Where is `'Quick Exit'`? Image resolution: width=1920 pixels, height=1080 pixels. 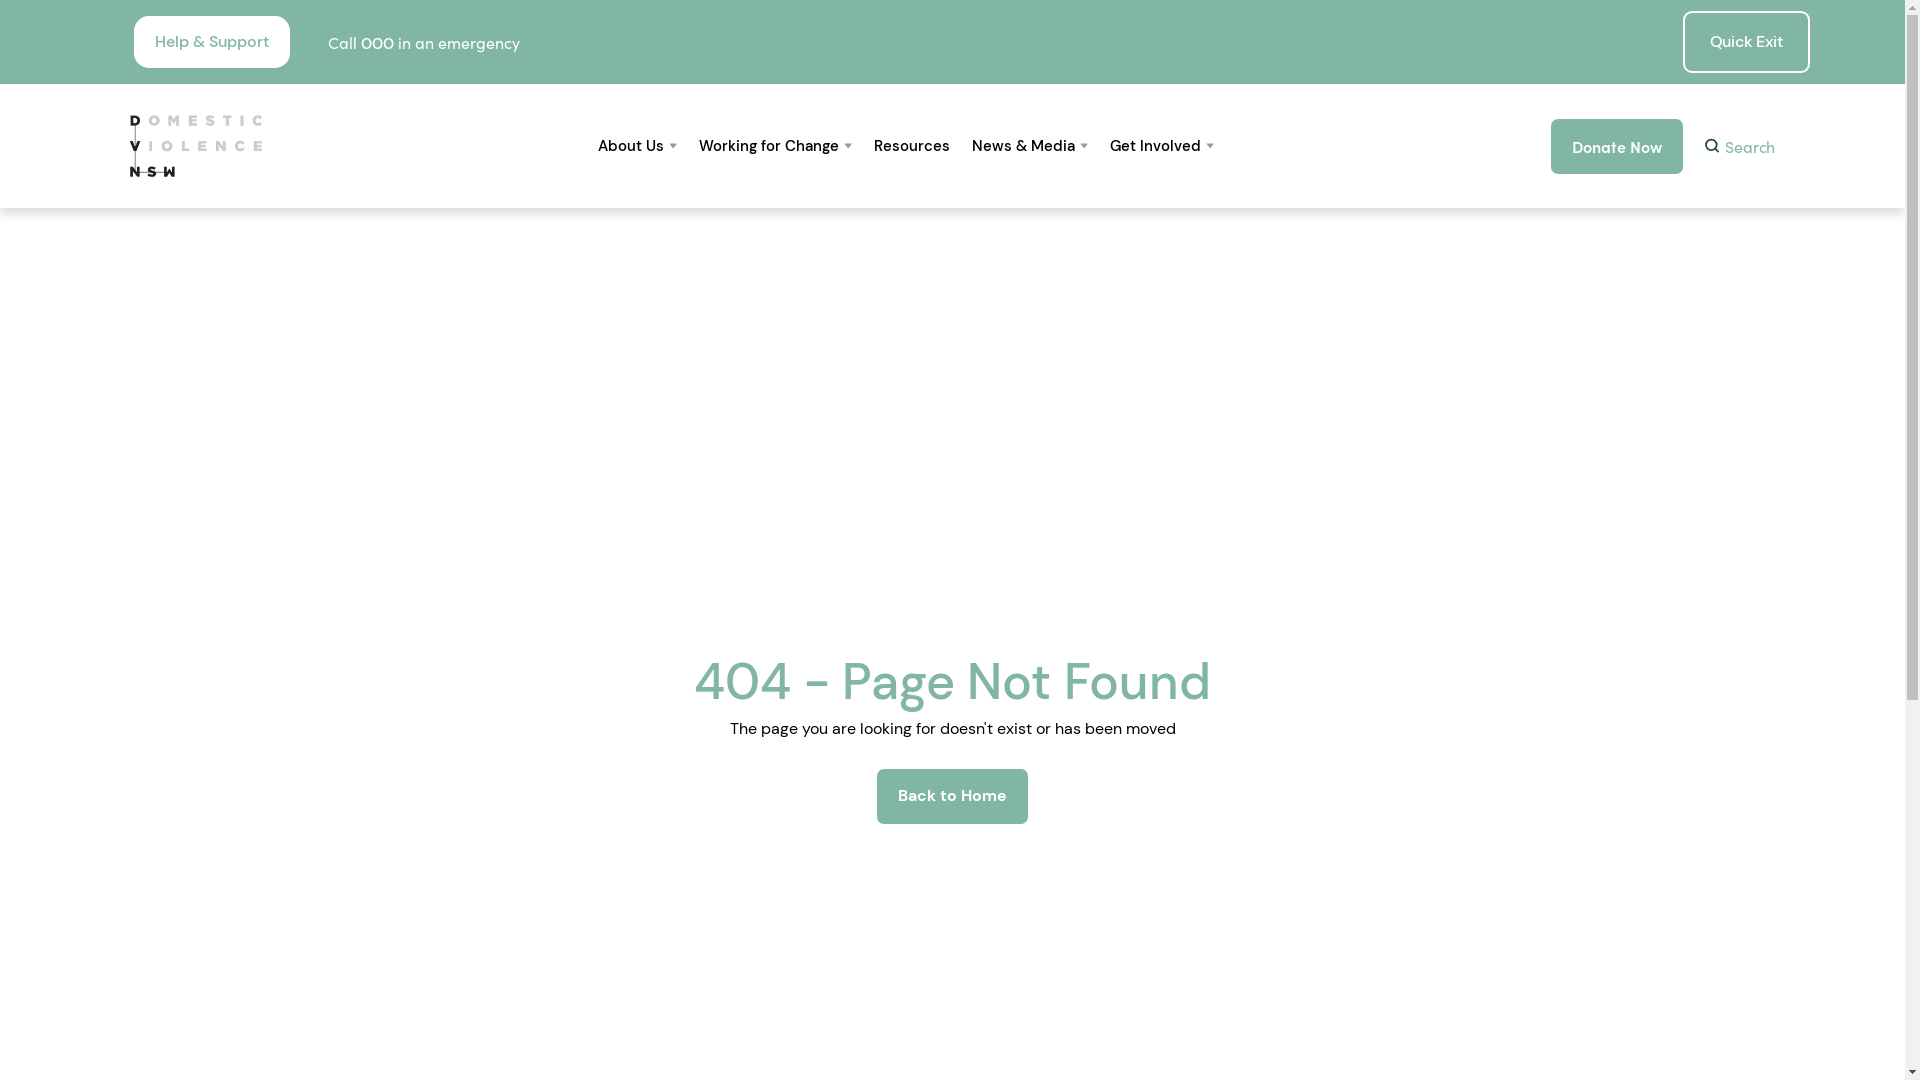
'Quick Exit' is located at coordinates (1745, 42).